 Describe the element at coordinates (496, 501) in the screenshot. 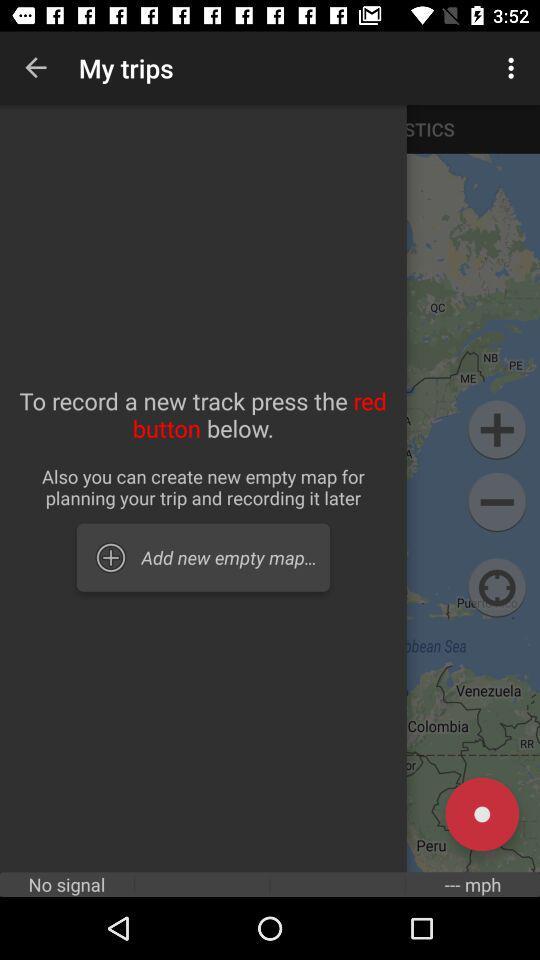

I see `the zoom_out icon` at that location.